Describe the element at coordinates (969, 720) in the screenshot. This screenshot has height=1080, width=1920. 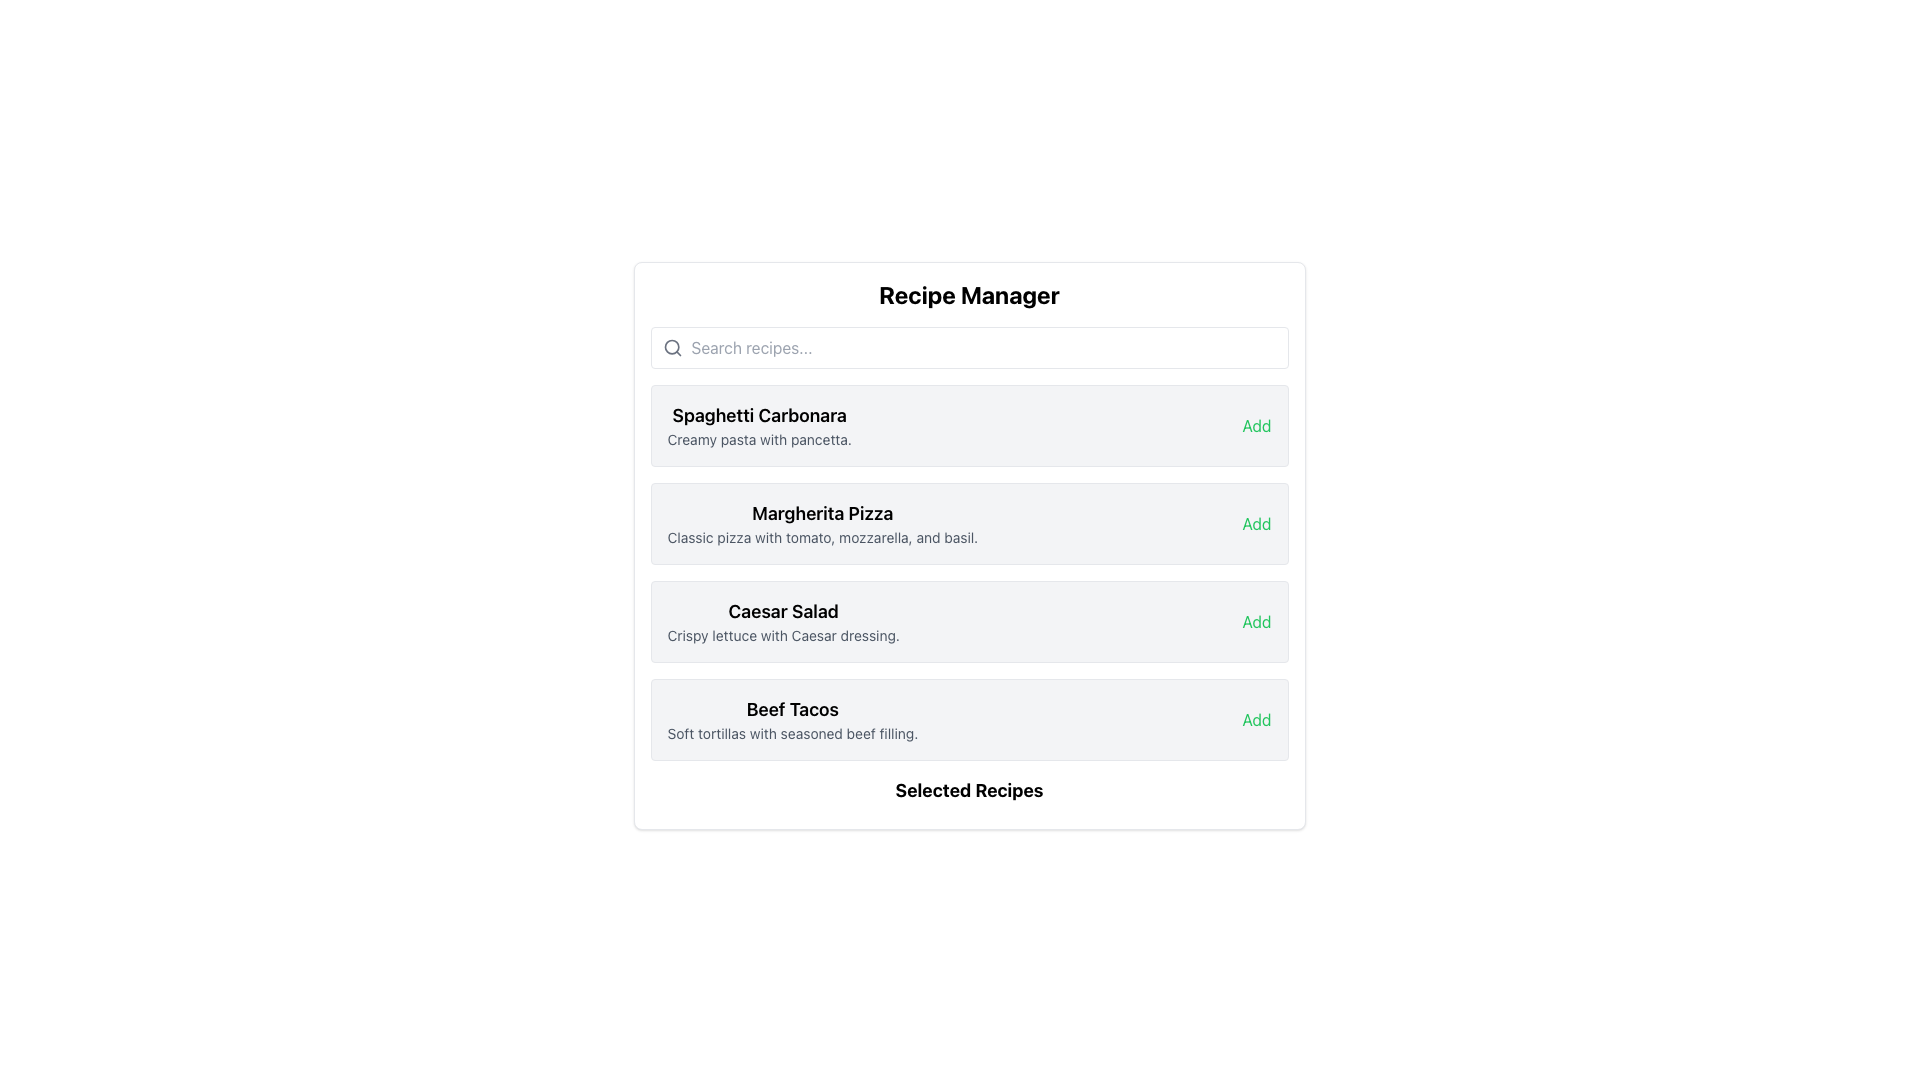
I see `the 'Beef Tacos' information-display and action button component to read its description` at that location.